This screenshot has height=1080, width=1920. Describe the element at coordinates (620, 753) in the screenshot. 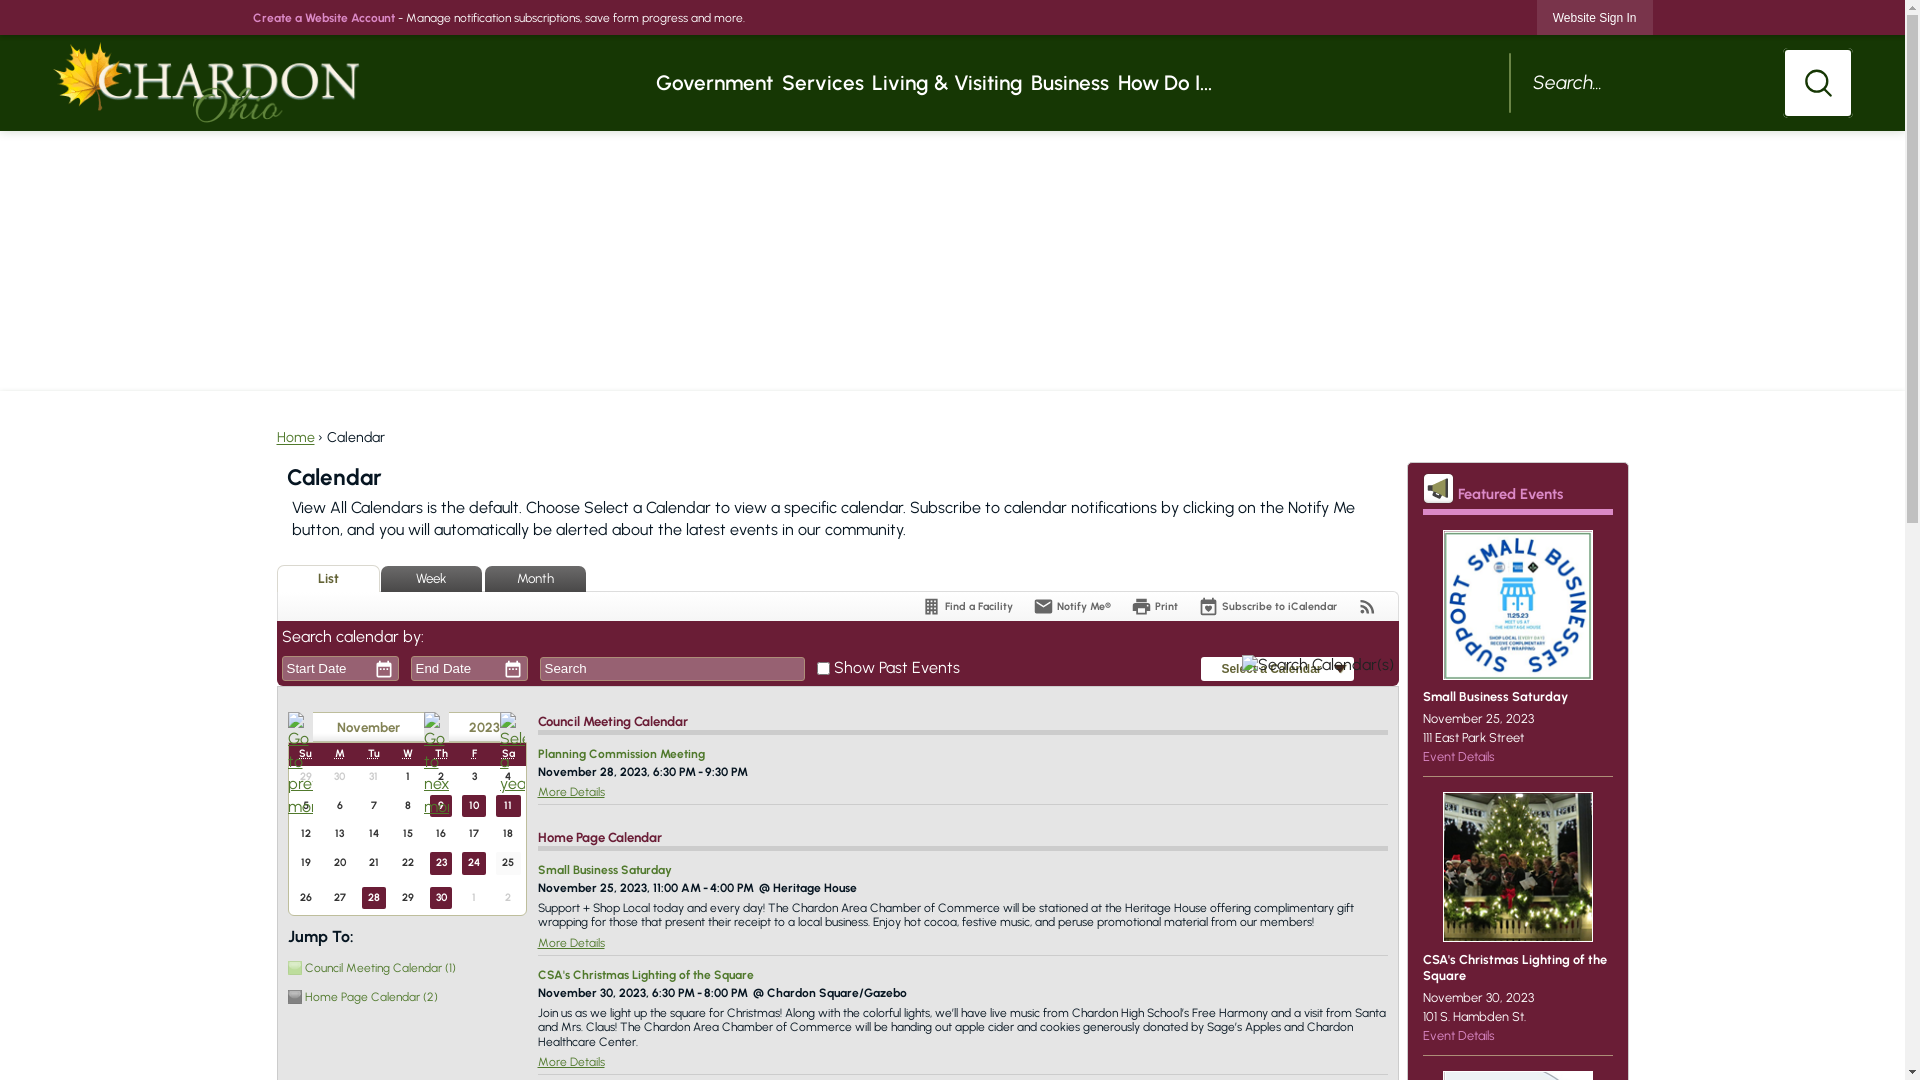

I see `'Planning Commission Meeting'` at that location.